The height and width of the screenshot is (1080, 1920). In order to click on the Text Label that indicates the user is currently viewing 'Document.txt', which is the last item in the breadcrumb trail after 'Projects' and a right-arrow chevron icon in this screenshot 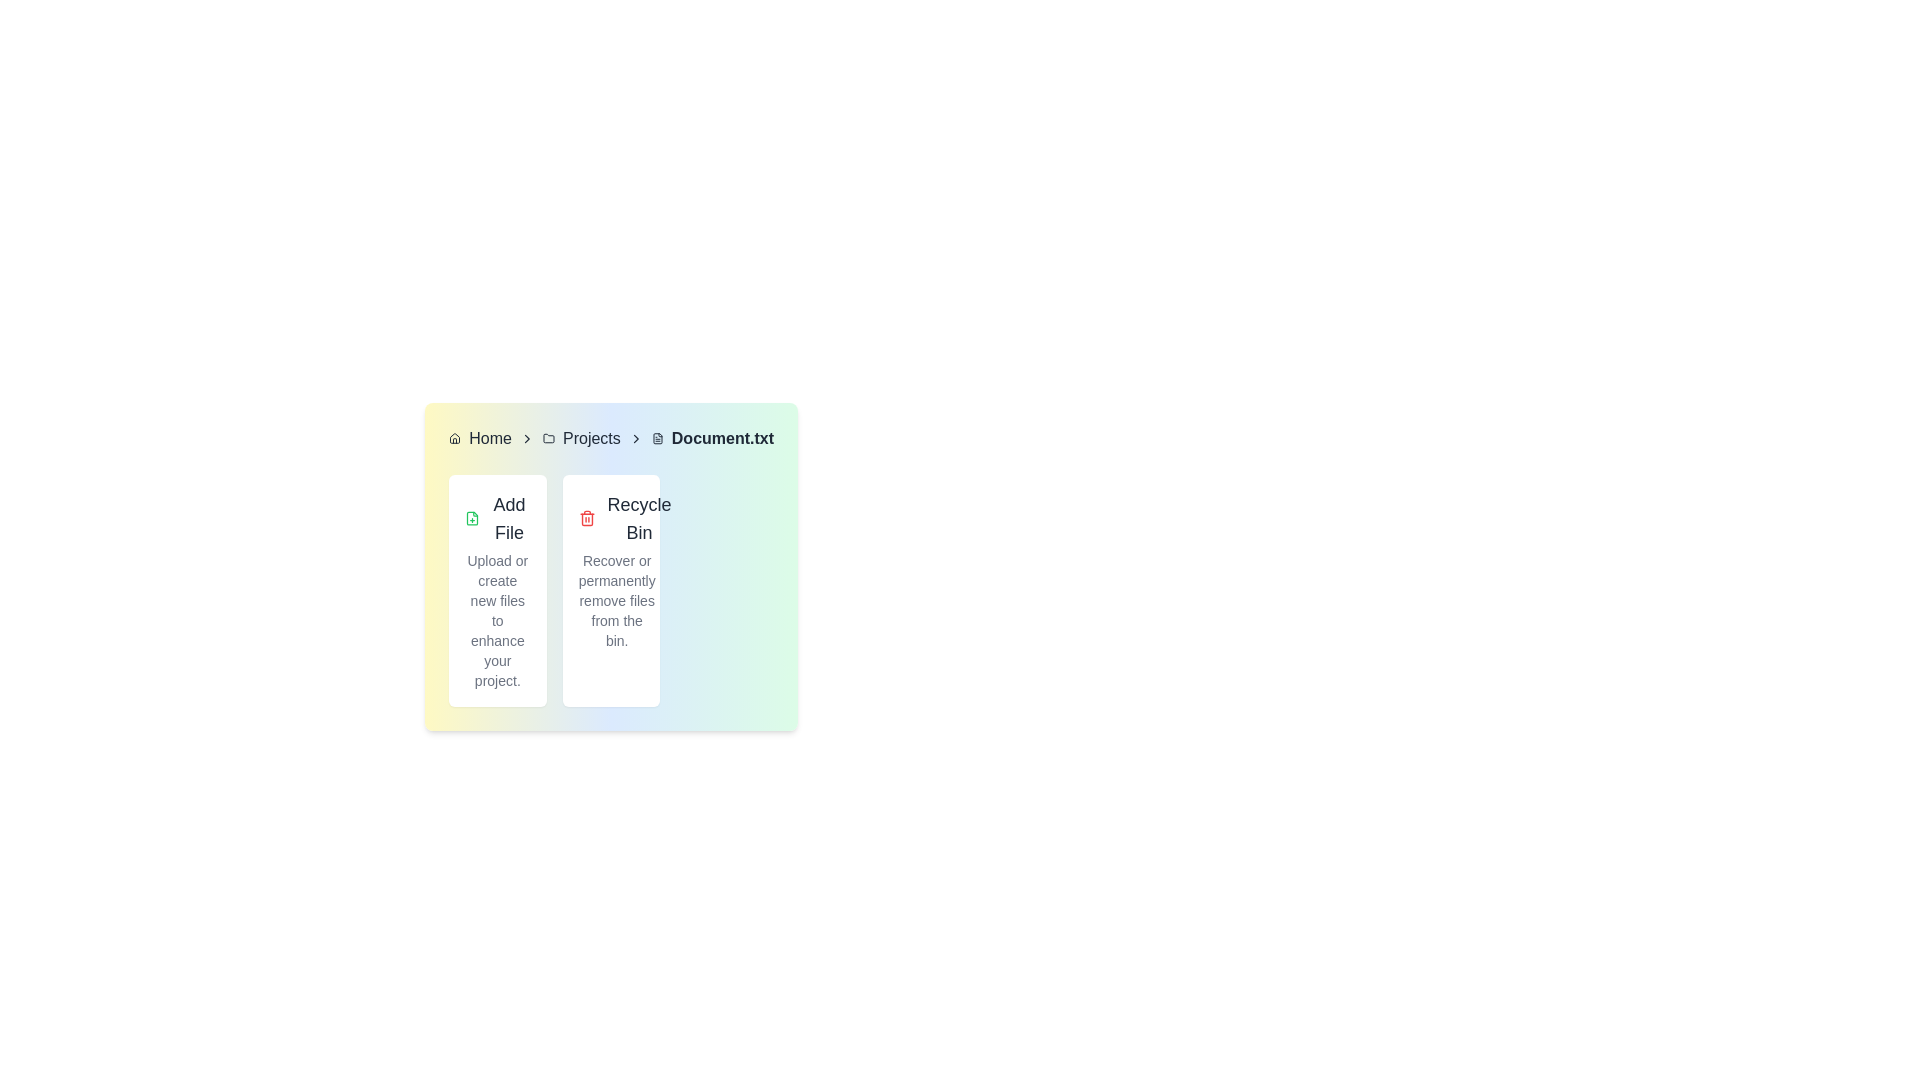, I will do `click(721, 438)`.